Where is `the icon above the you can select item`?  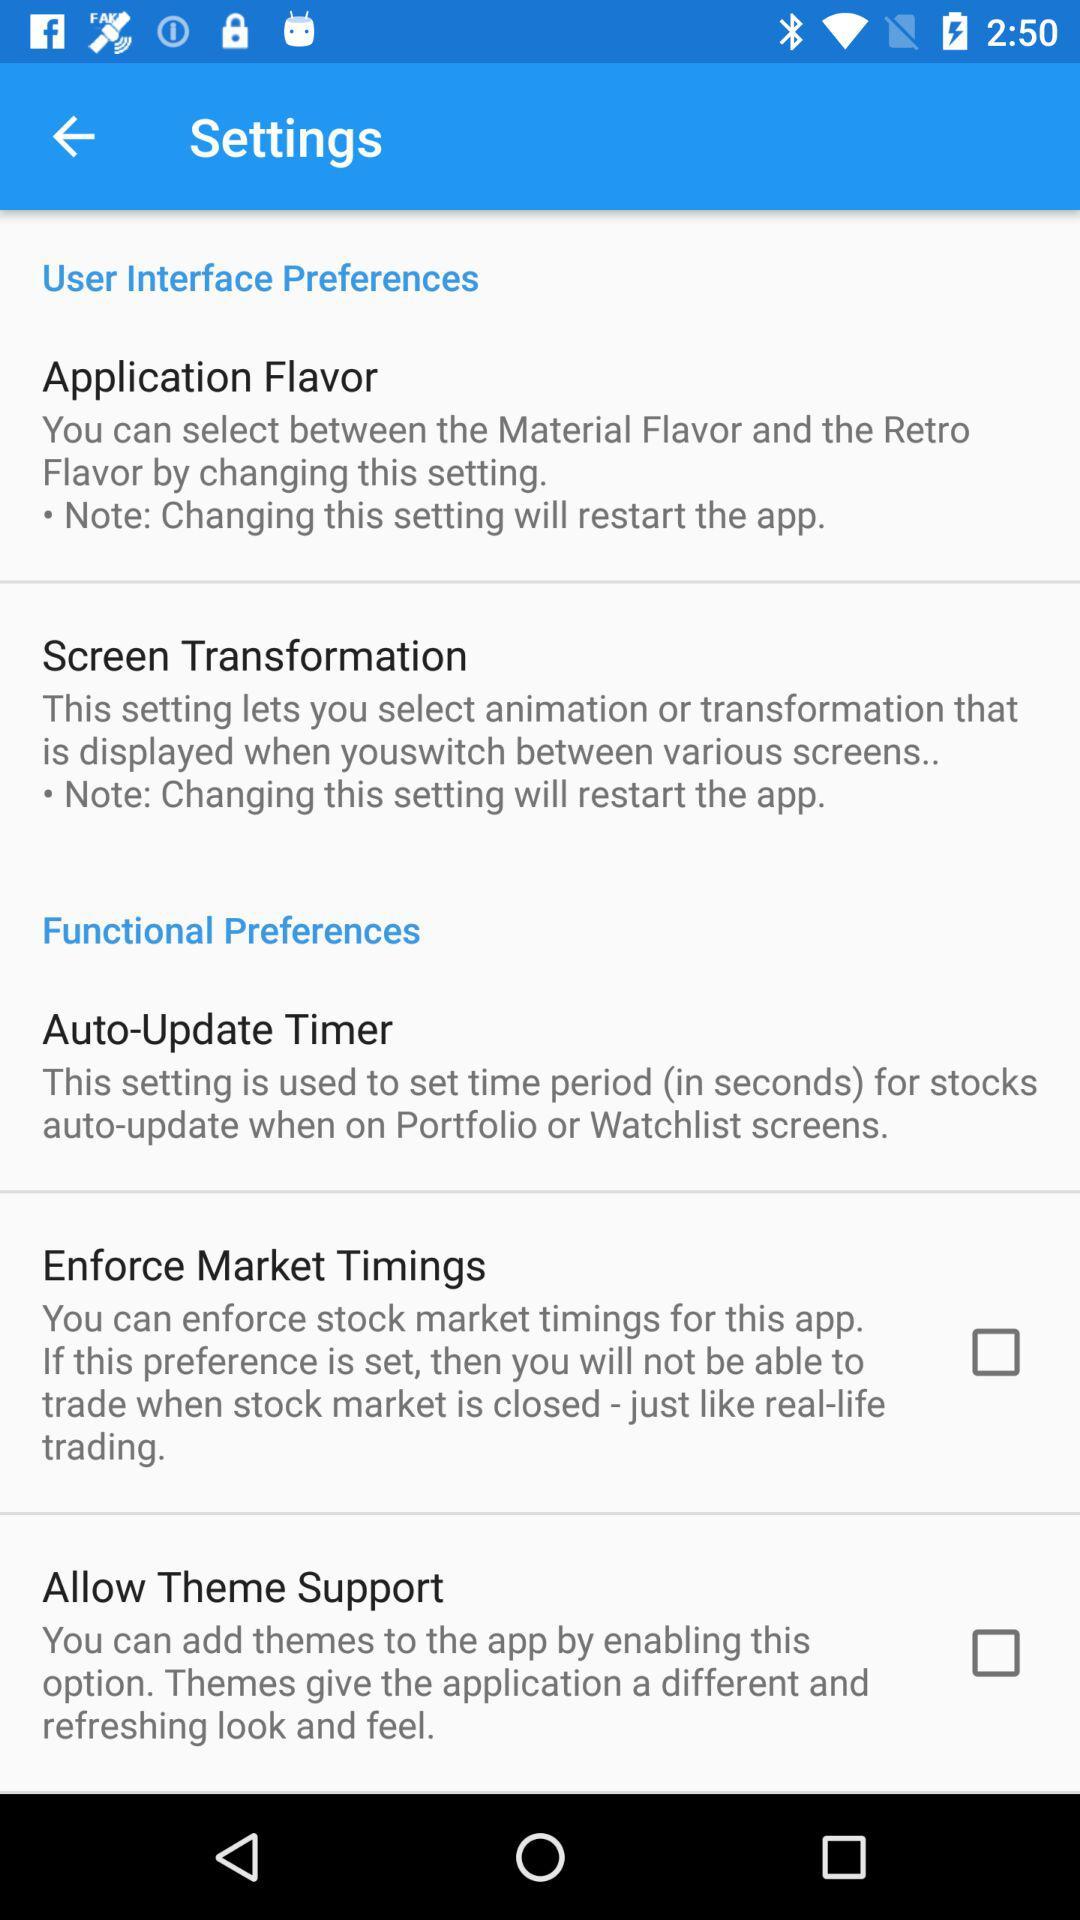 the icon above the you can select item is located at coordinates (209, 374).